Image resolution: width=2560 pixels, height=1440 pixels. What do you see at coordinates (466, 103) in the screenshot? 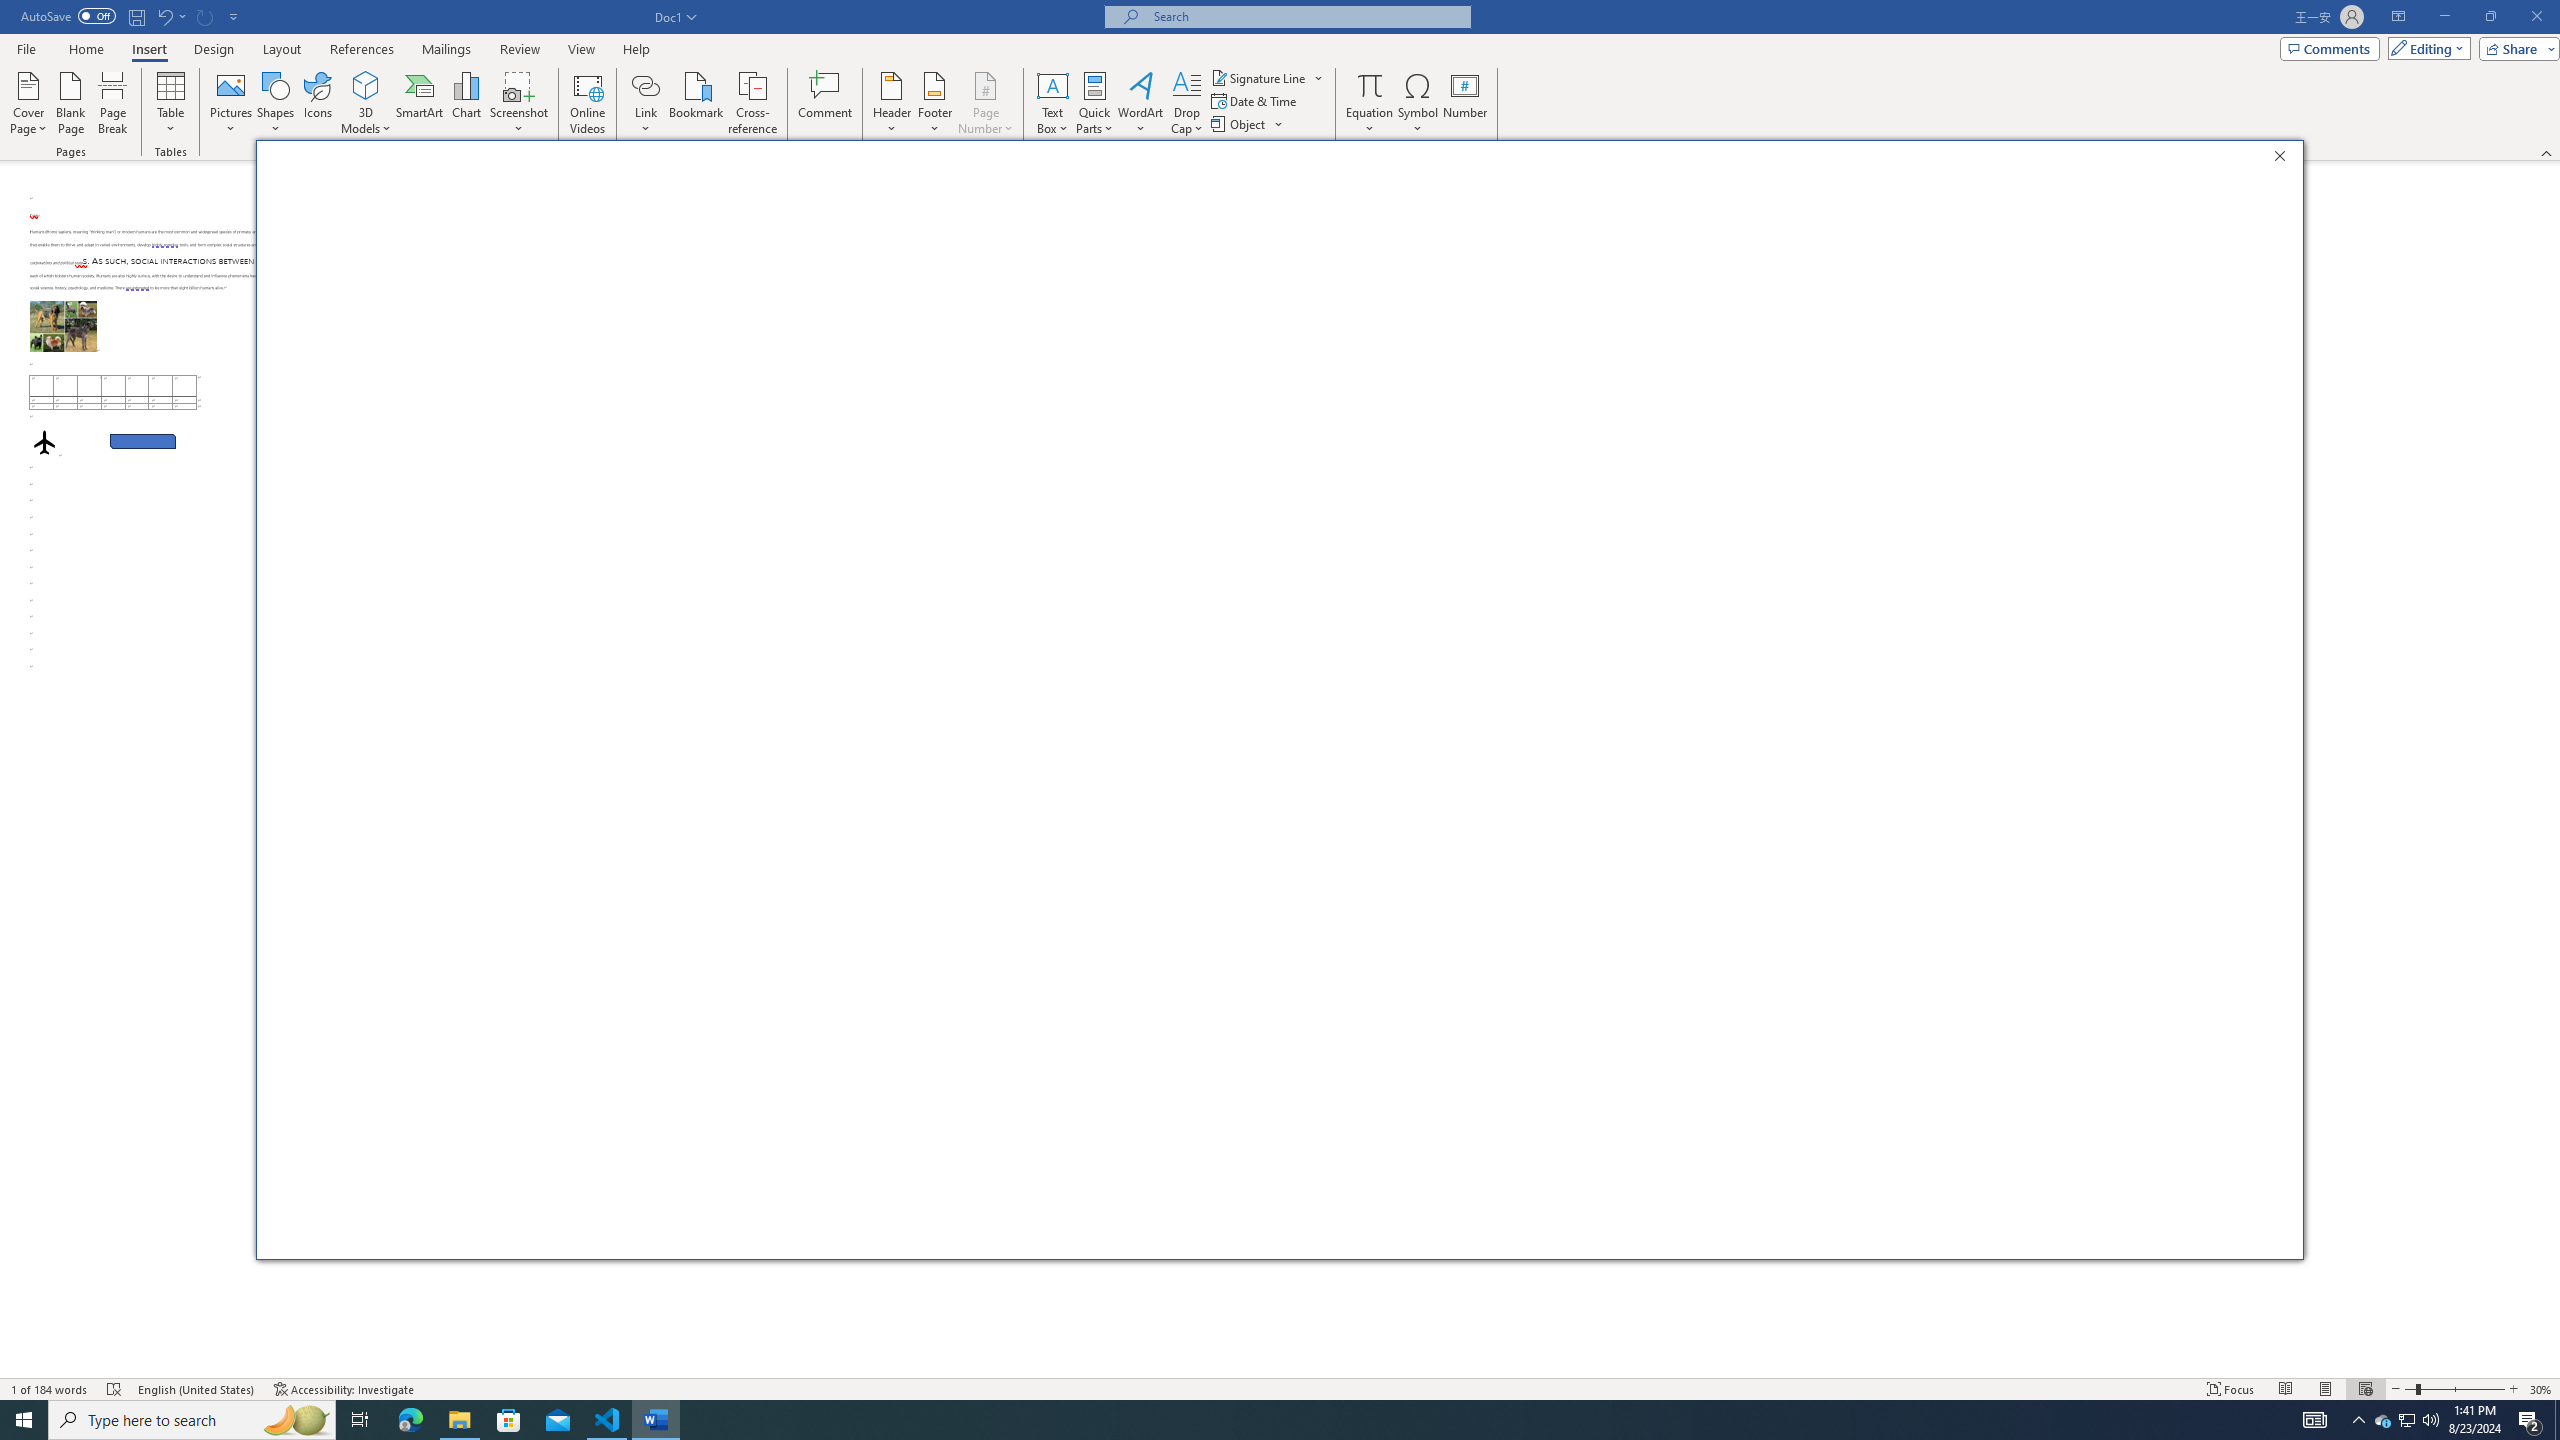
I see `'Chart...'` at bounding box center [466, 103].